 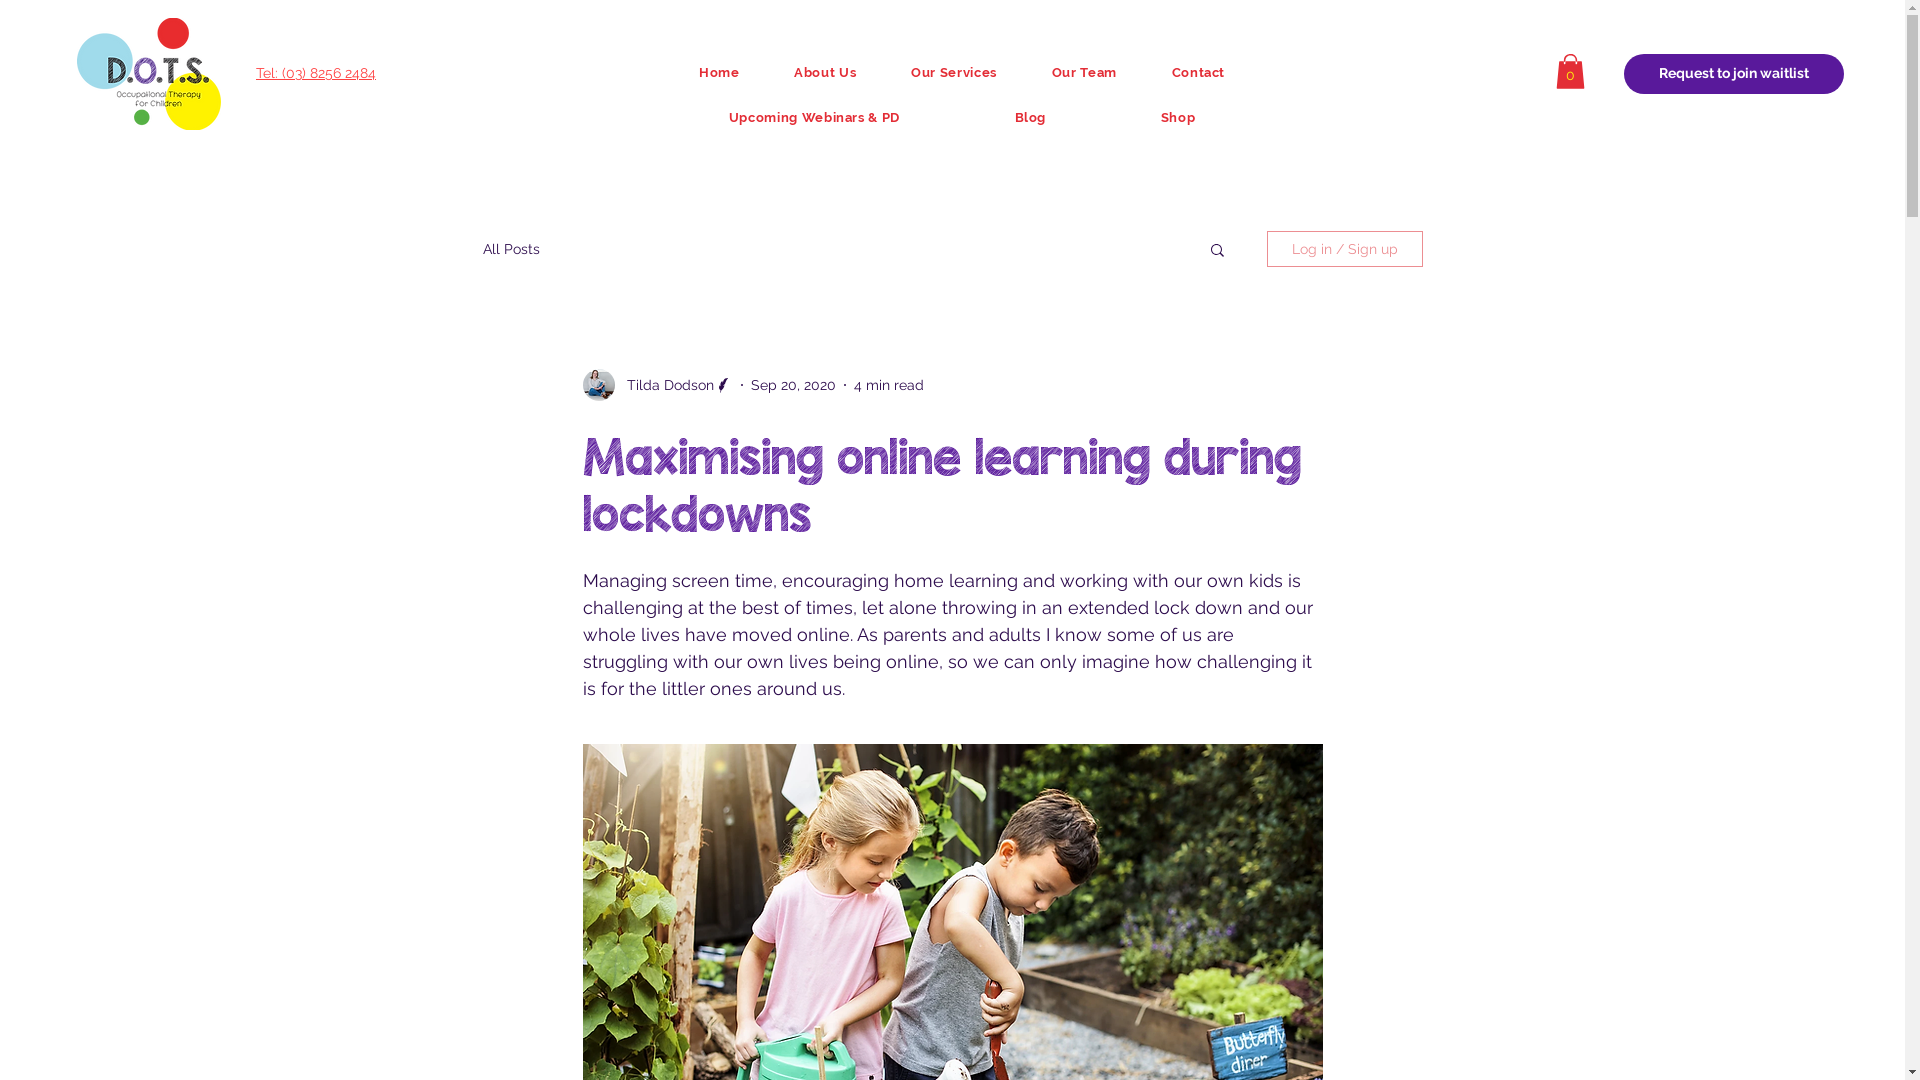 I want to click on 'Home', so click(x=676, y=72).